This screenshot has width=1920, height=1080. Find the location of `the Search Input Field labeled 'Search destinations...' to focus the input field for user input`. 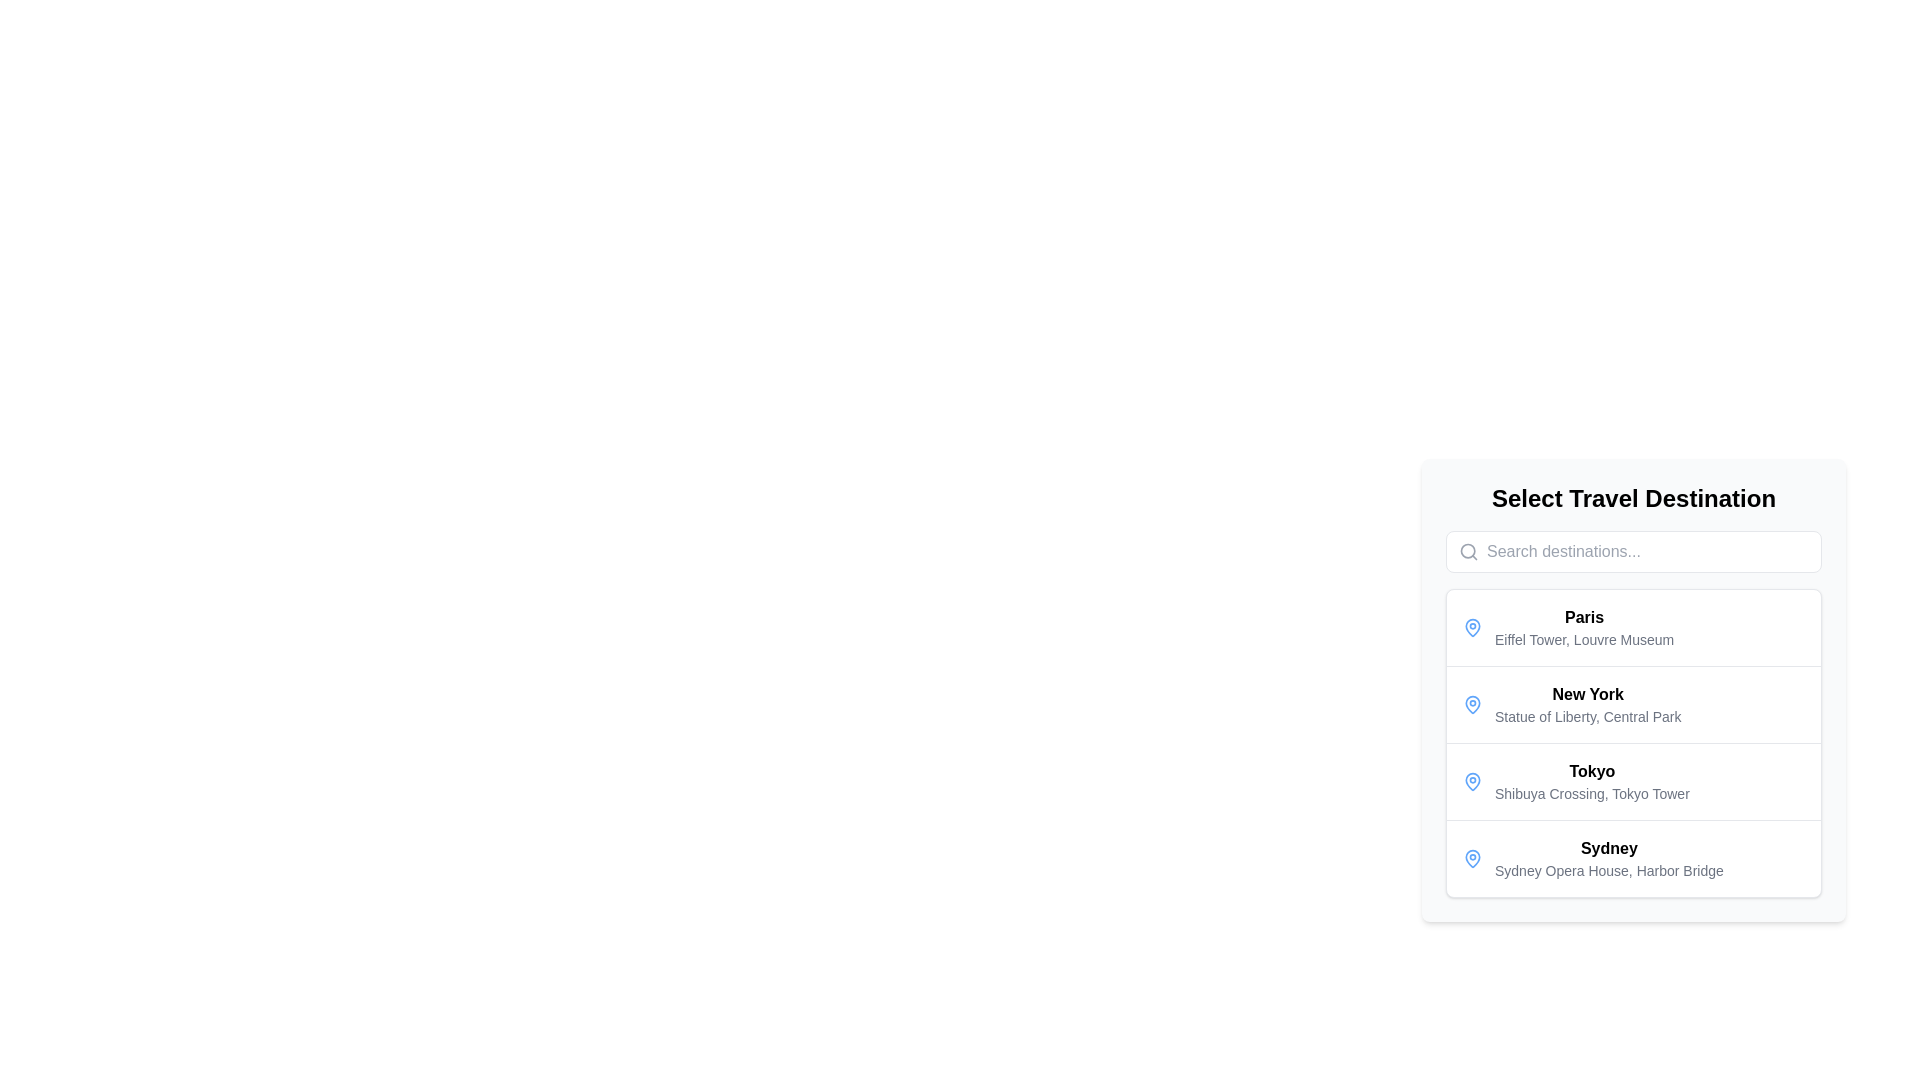

the Search Input Field labeled 'Search destinations...' to focus the input field for user input is located at coordinates (1633, 551).